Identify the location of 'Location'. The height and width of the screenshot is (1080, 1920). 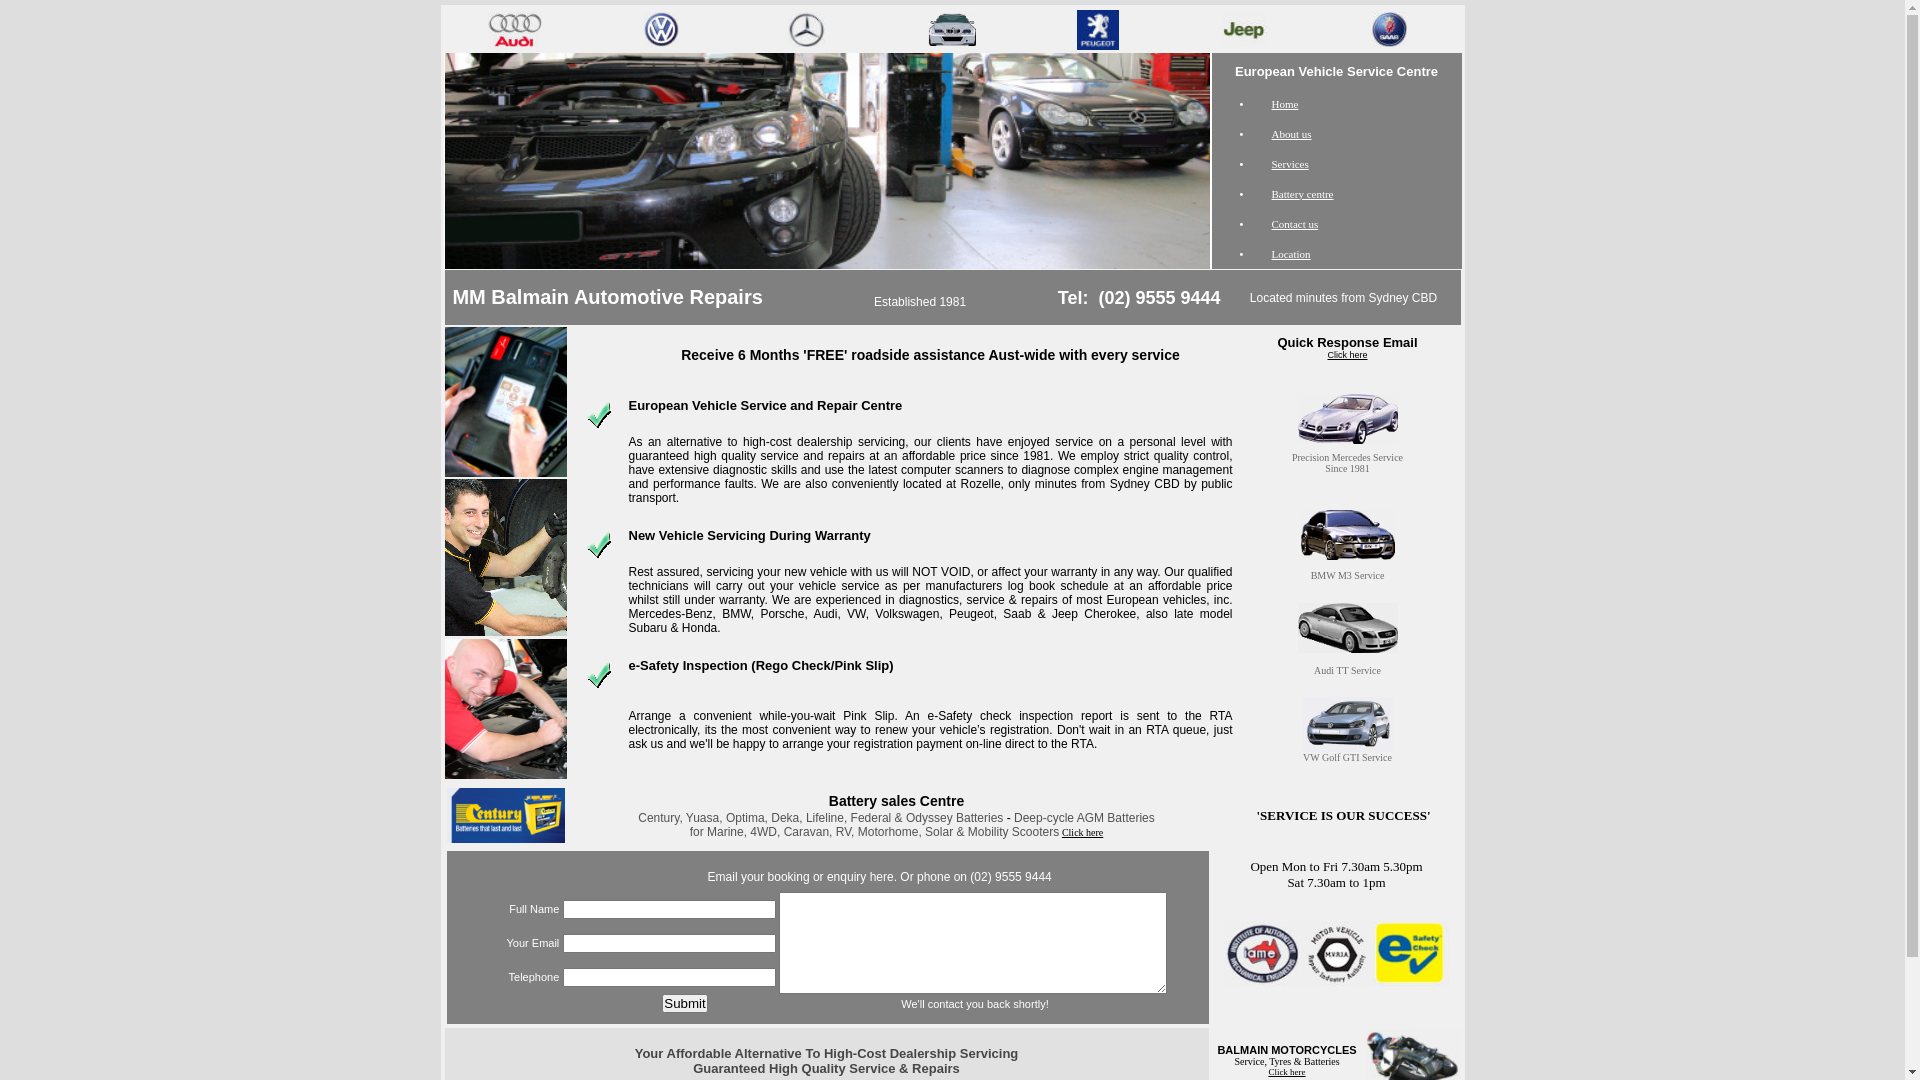
(1291, 253).